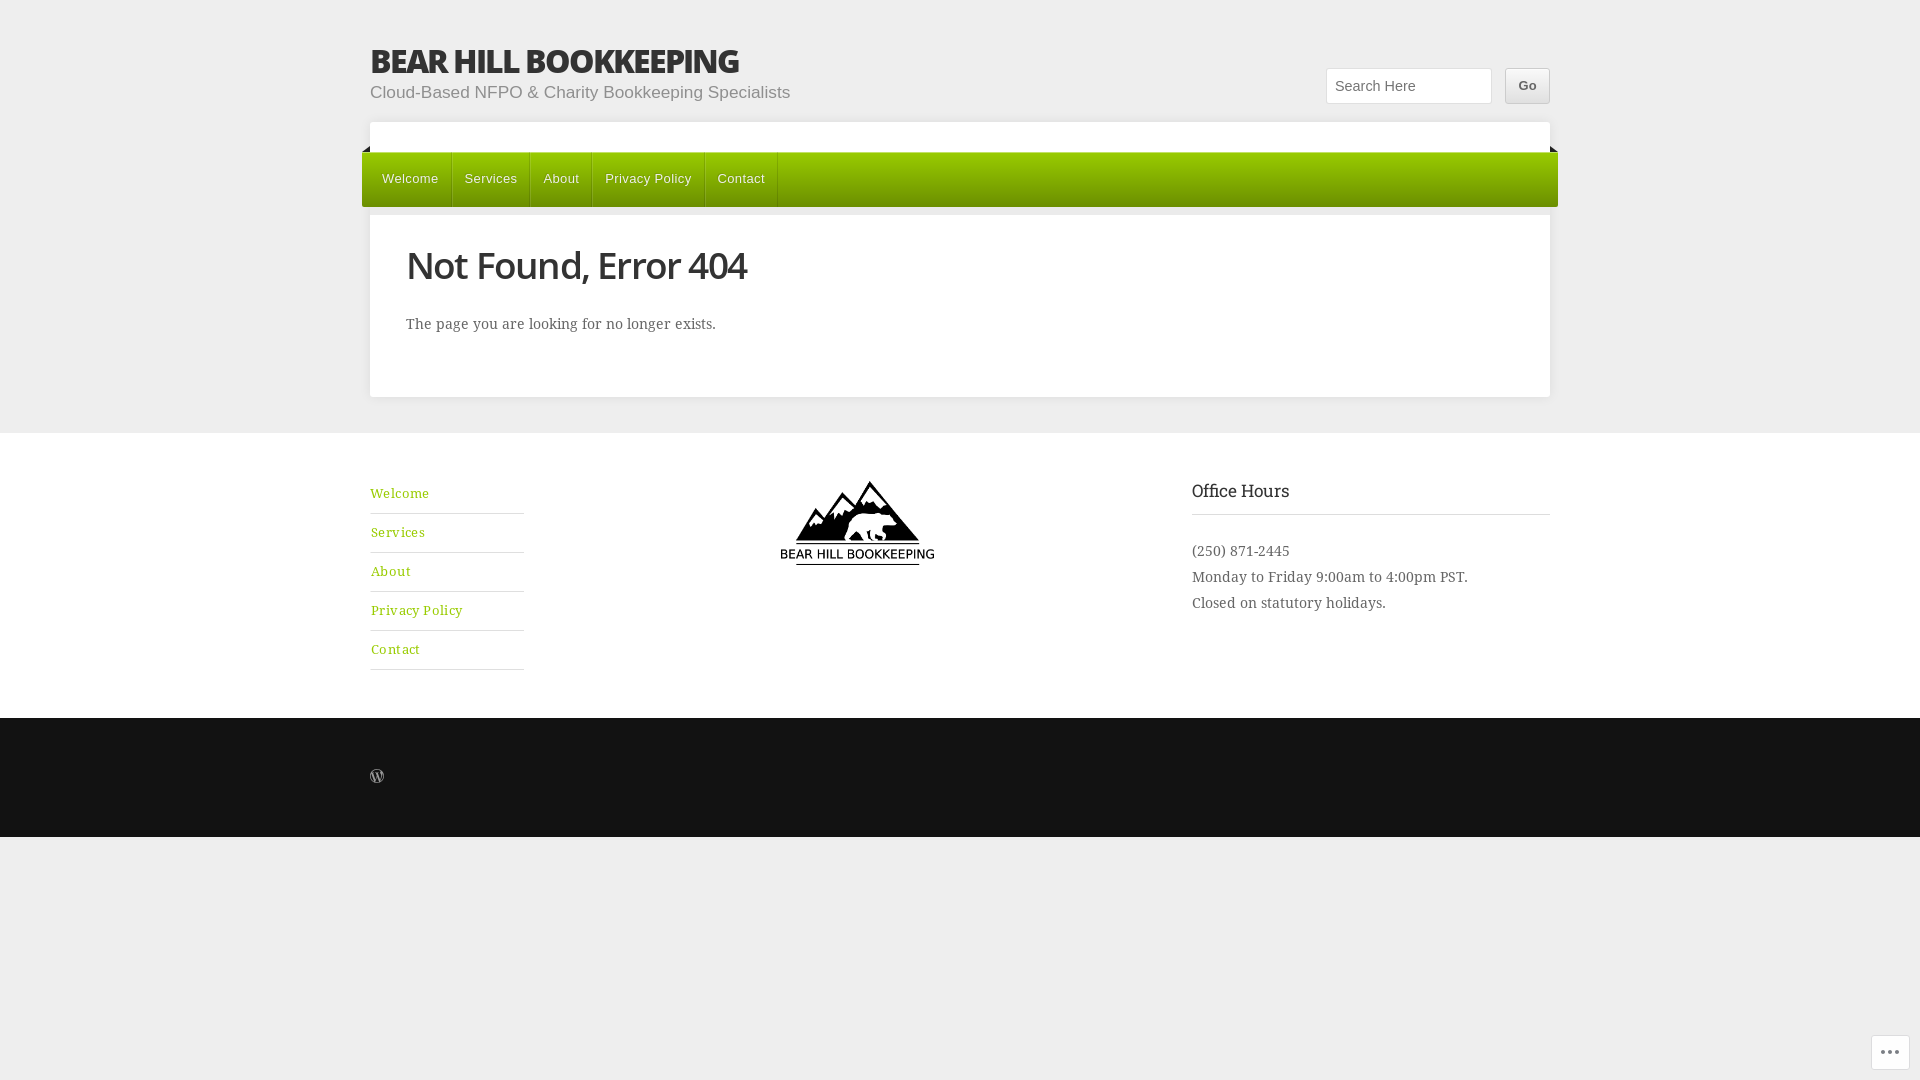 This screenshot has height=1080, width=1920. What do you see at coordinates (1526, 84) in the screenshot?
I see `'Go'` at bounding box center [1526, 84].